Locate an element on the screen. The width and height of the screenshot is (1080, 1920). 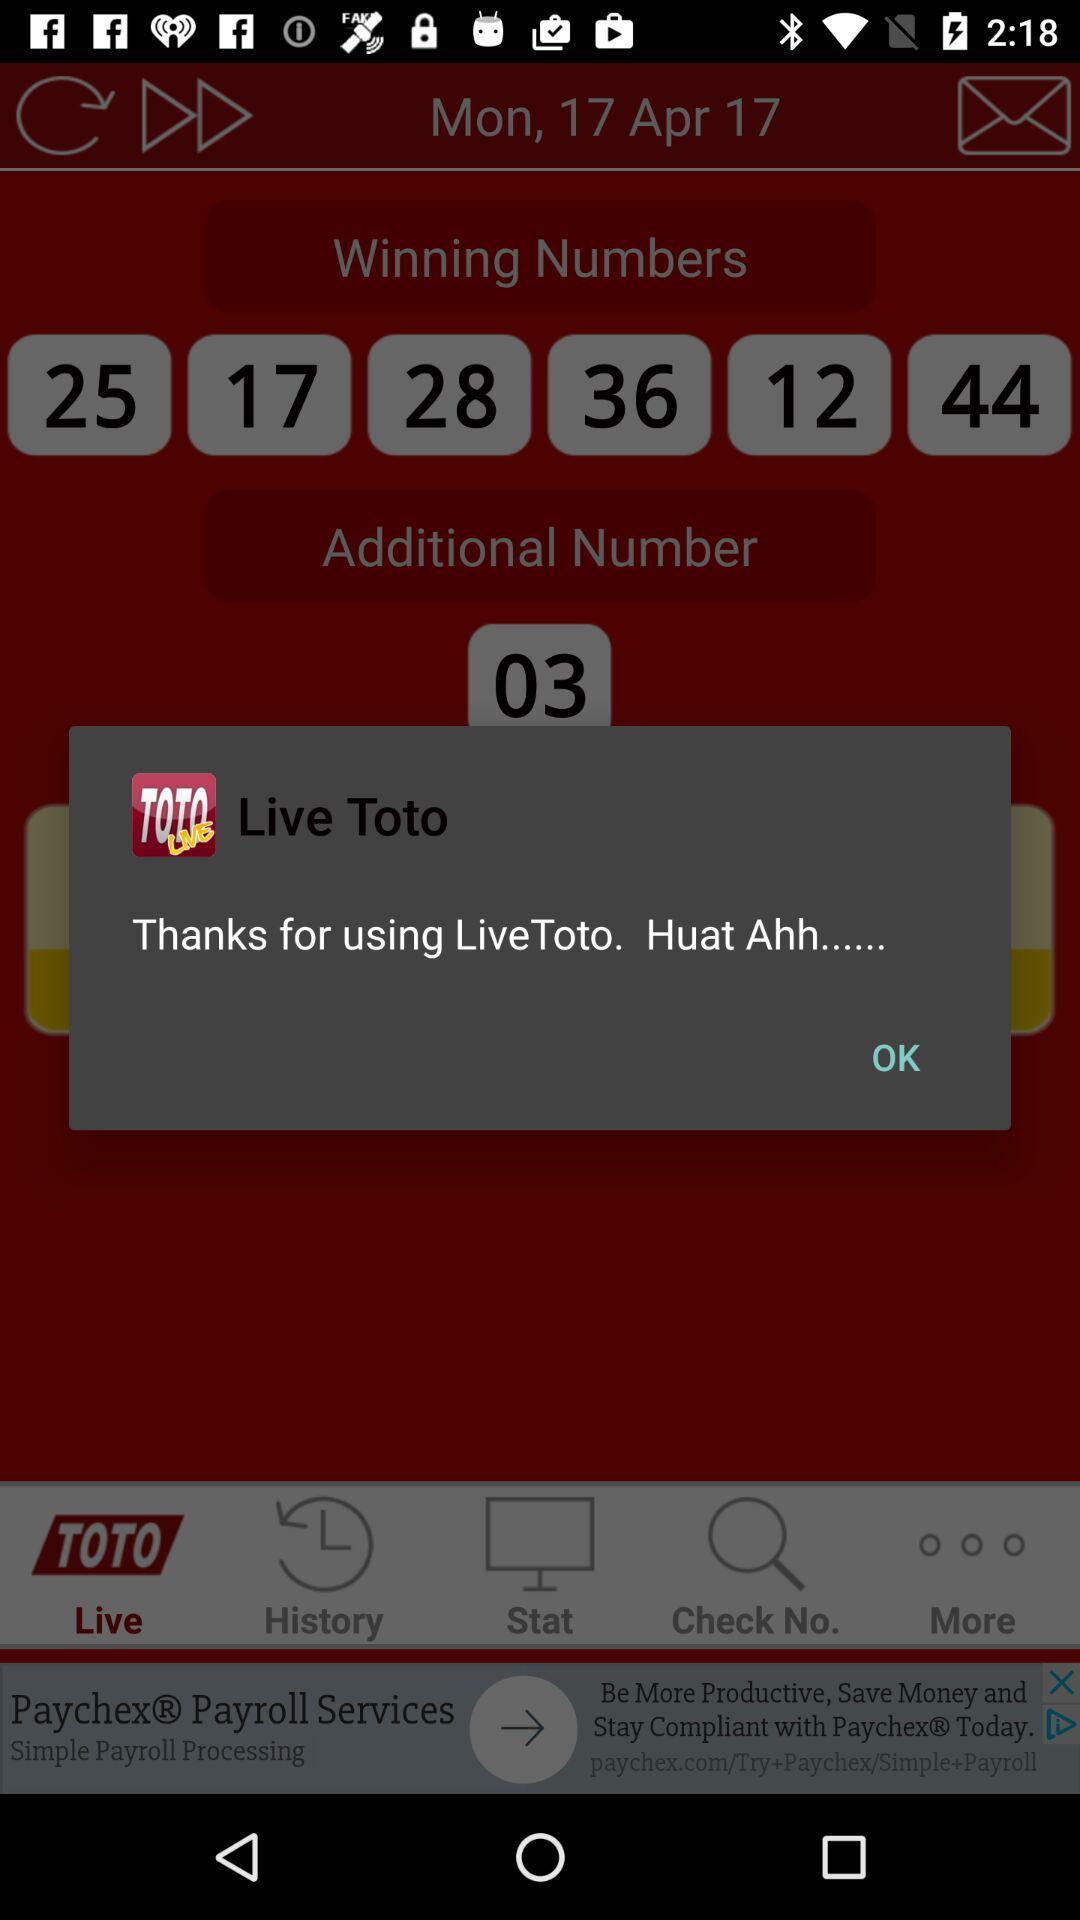
the av_forward icon is located at coordinates (196, 114).